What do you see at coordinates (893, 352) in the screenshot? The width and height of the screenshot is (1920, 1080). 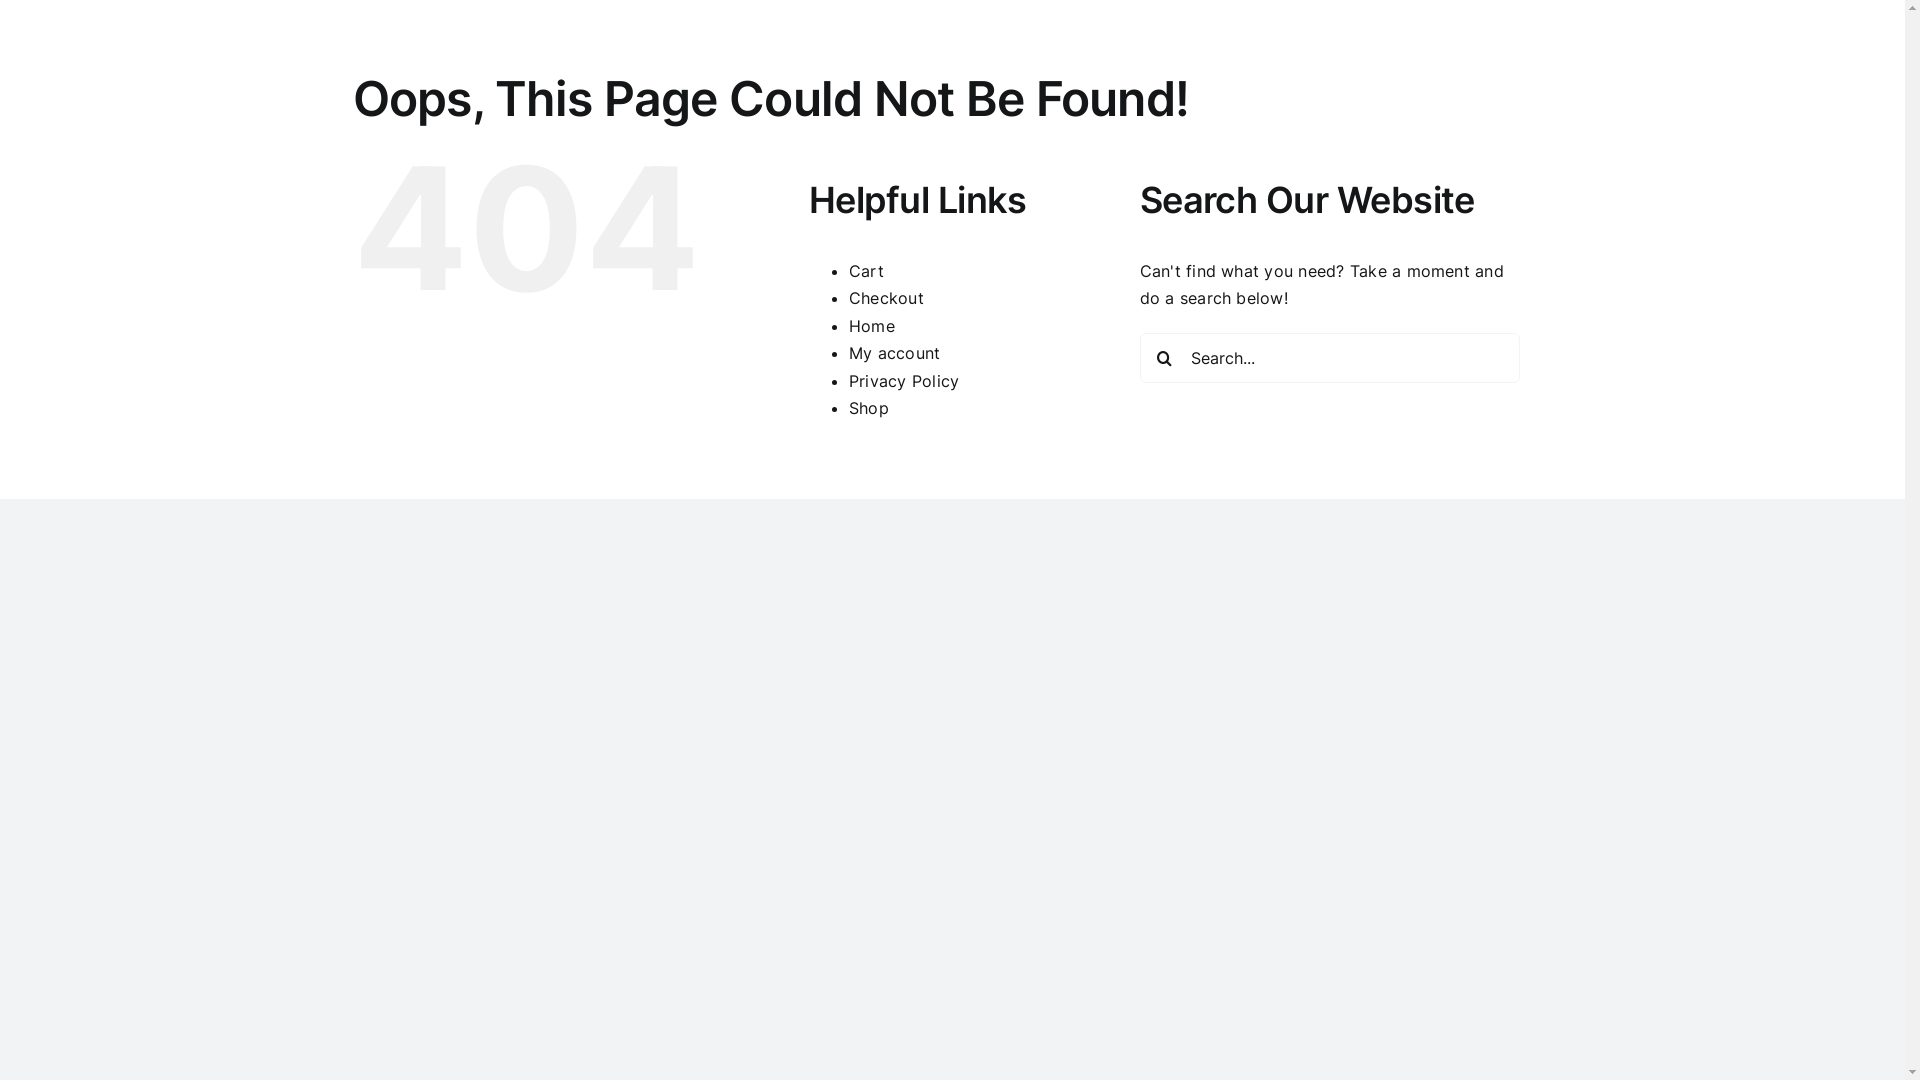 I see `'My account'` at bounding box center [893, 352].